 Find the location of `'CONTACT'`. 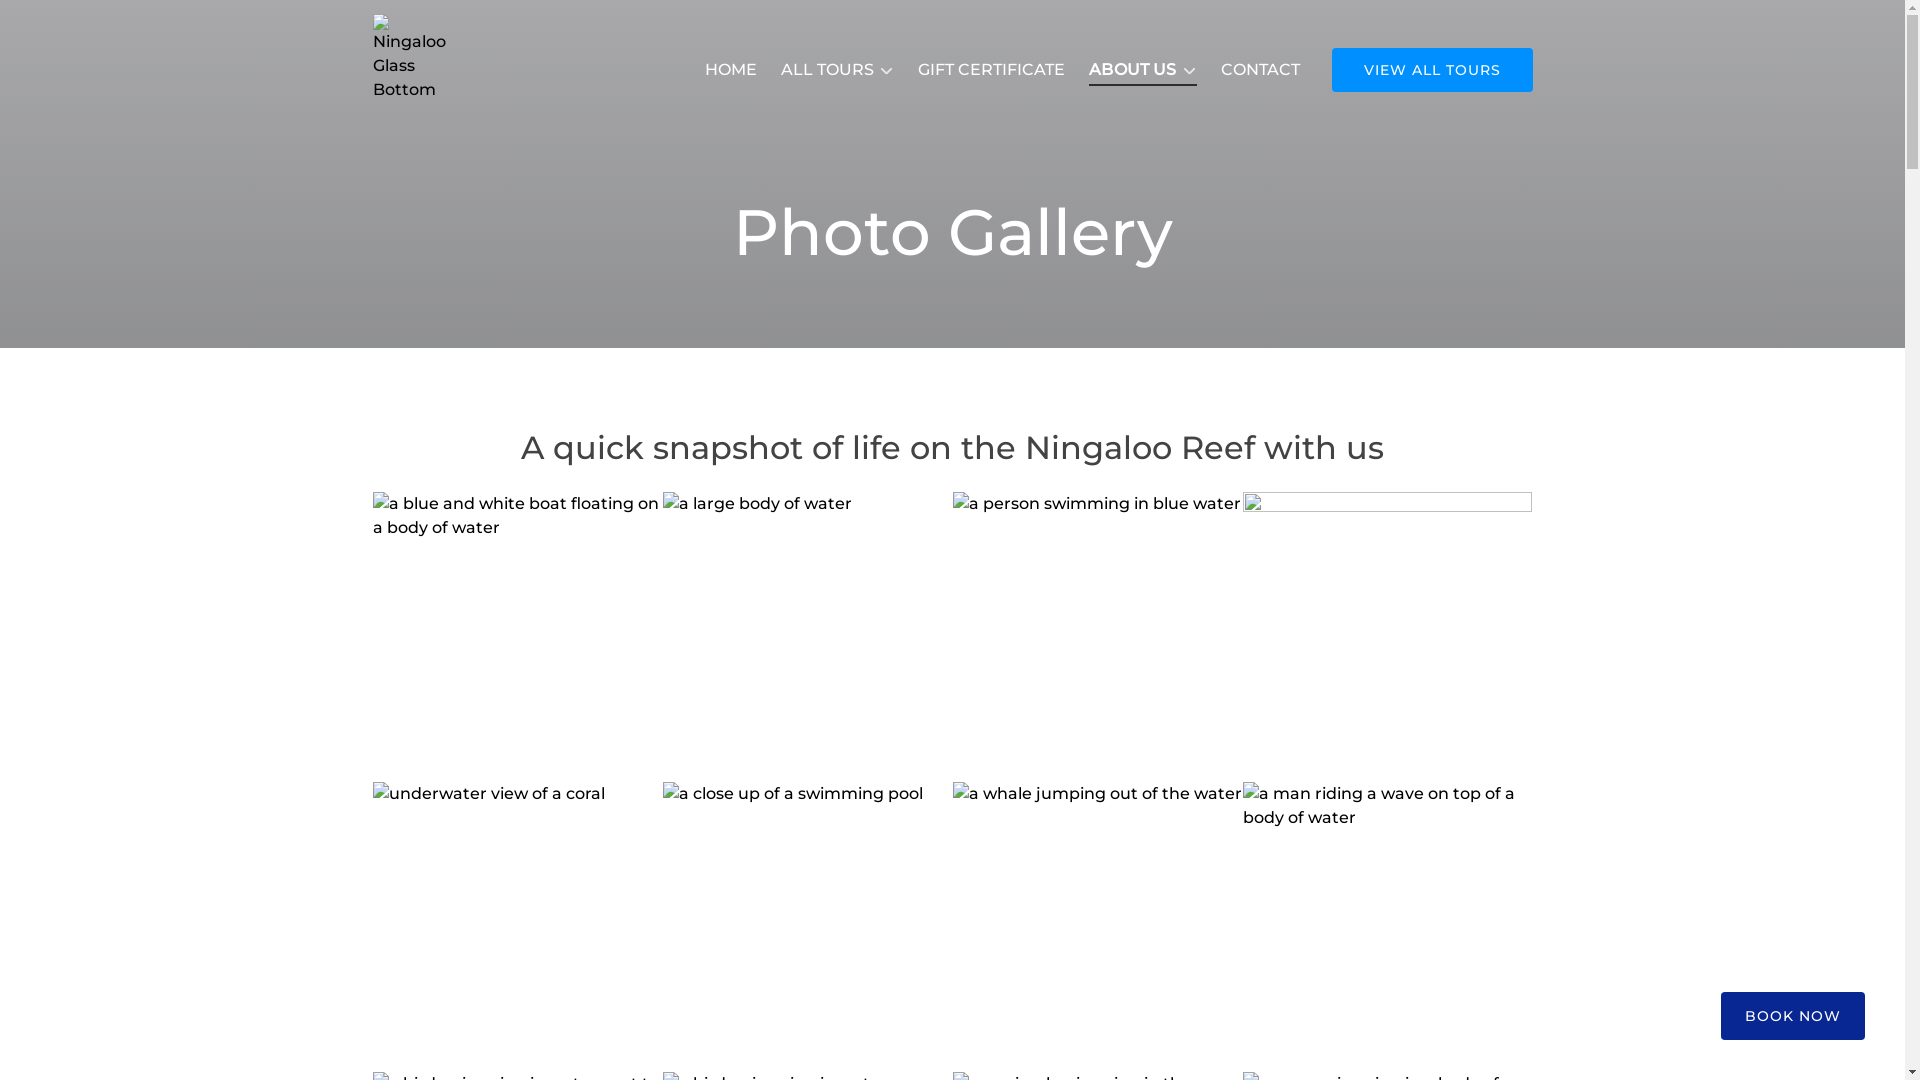

'CONTACT' is located at coordinates (1207, 68).